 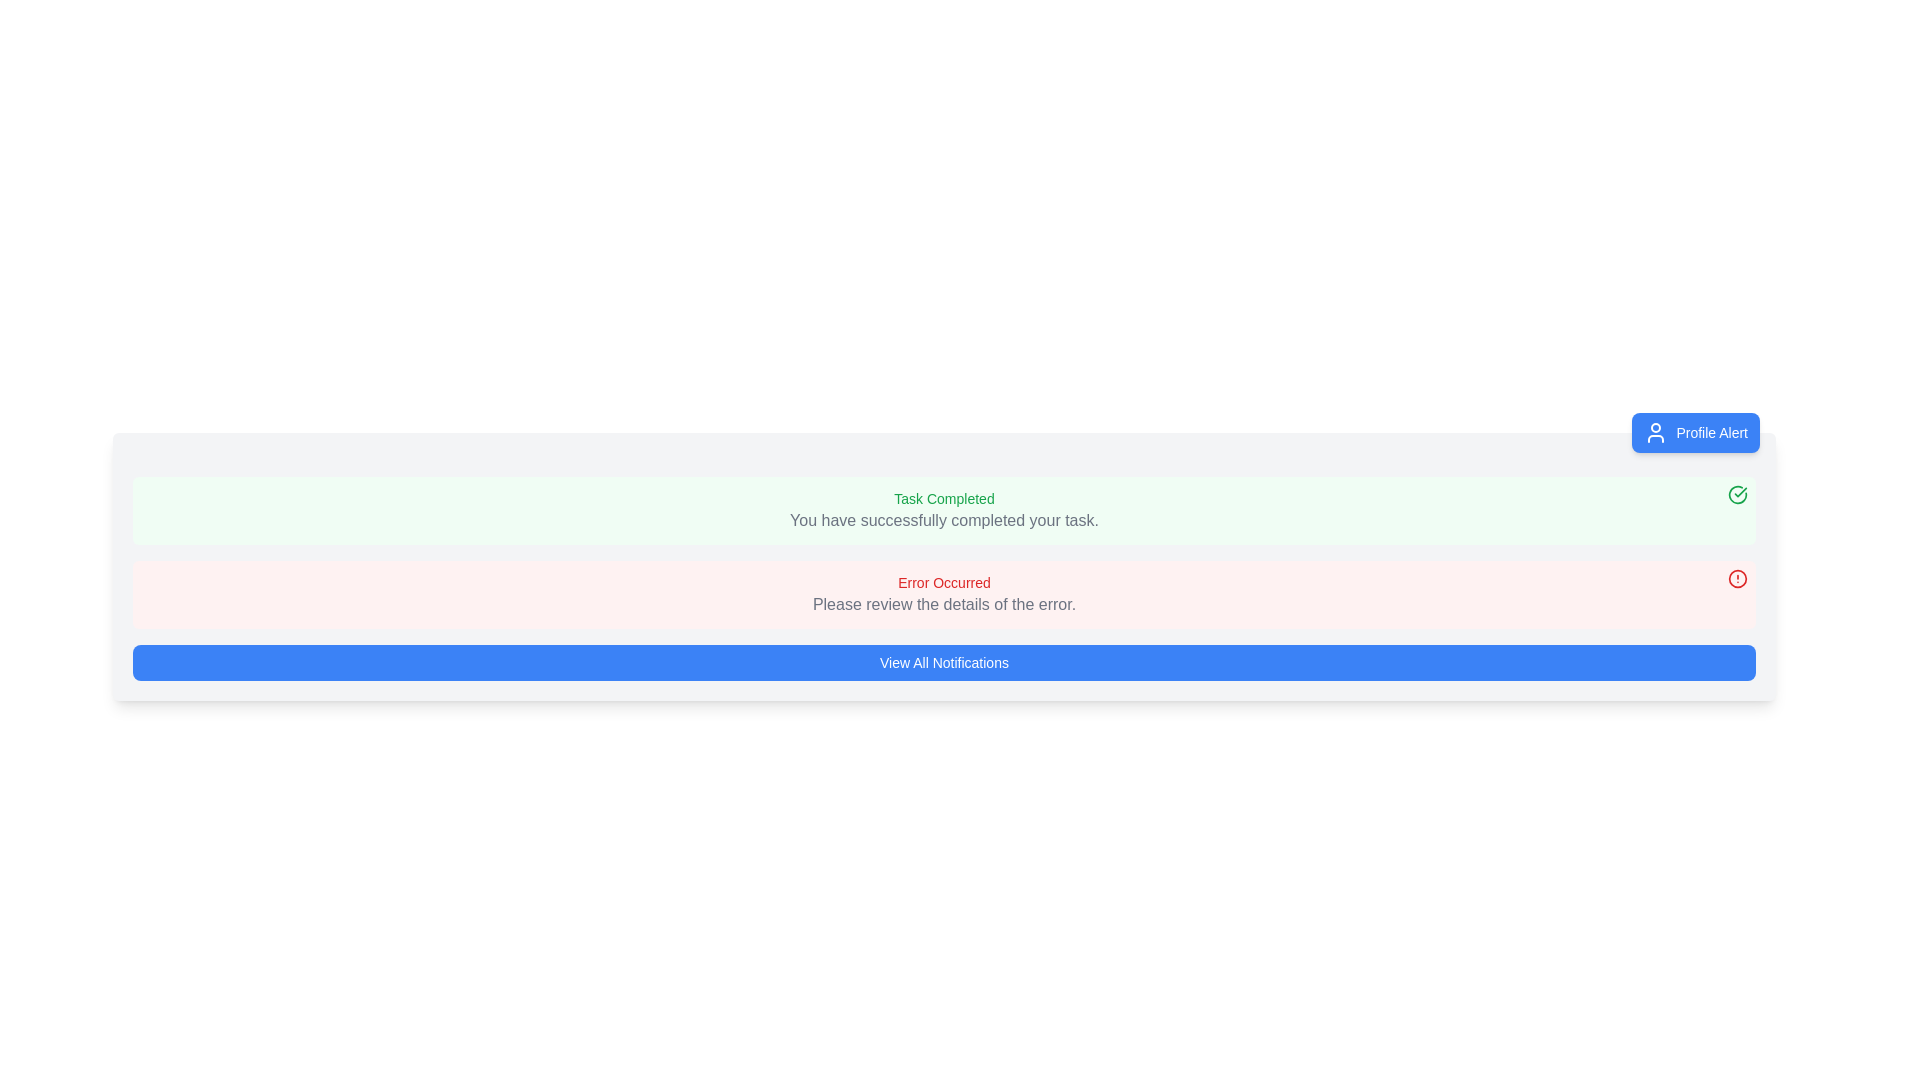 I want to click on the static text element that reads 'Task Completed', which is styled in green and located within a green highlighted box, so click(x=943, y=497).